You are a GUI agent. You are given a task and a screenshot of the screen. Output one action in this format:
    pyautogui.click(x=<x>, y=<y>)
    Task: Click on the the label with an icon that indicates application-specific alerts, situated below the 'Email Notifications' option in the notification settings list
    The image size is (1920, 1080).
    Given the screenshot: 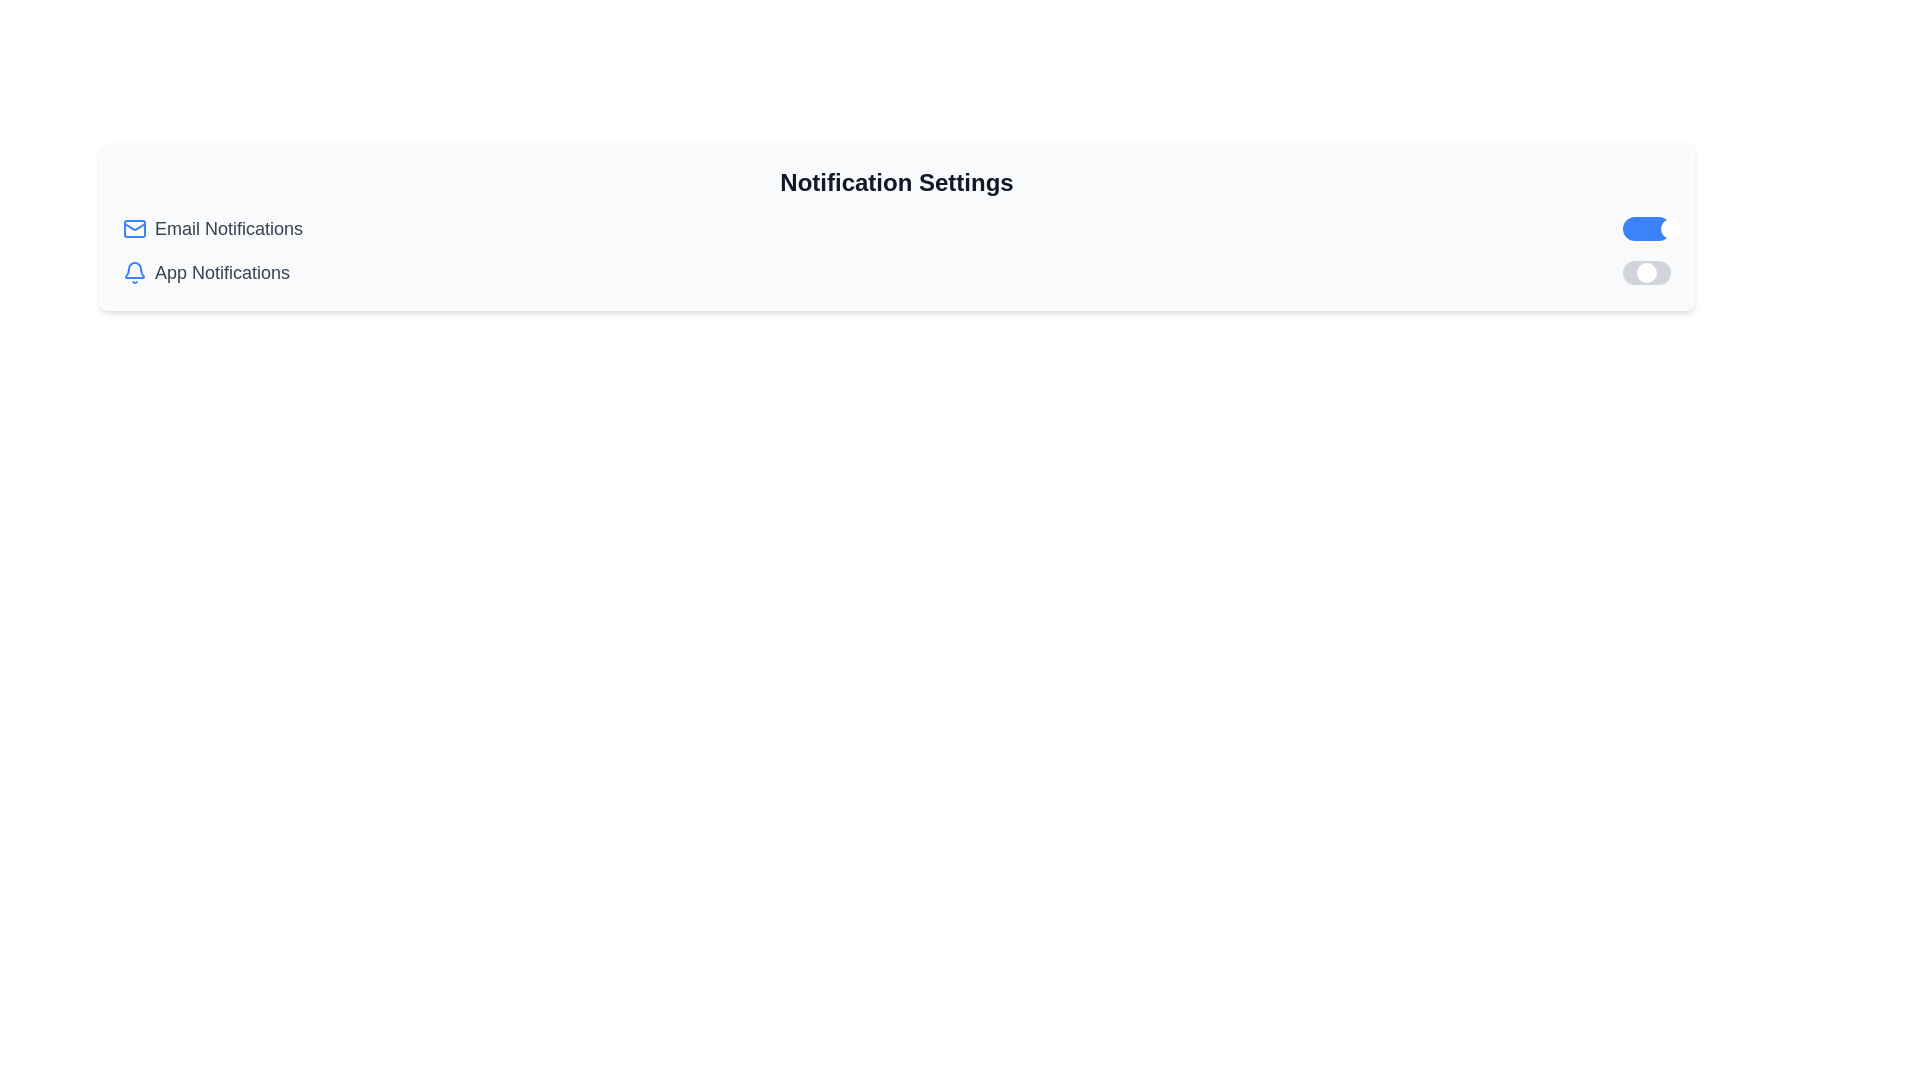 What is the action you would take?
    pyautogui.click(x=206, y=273)
    